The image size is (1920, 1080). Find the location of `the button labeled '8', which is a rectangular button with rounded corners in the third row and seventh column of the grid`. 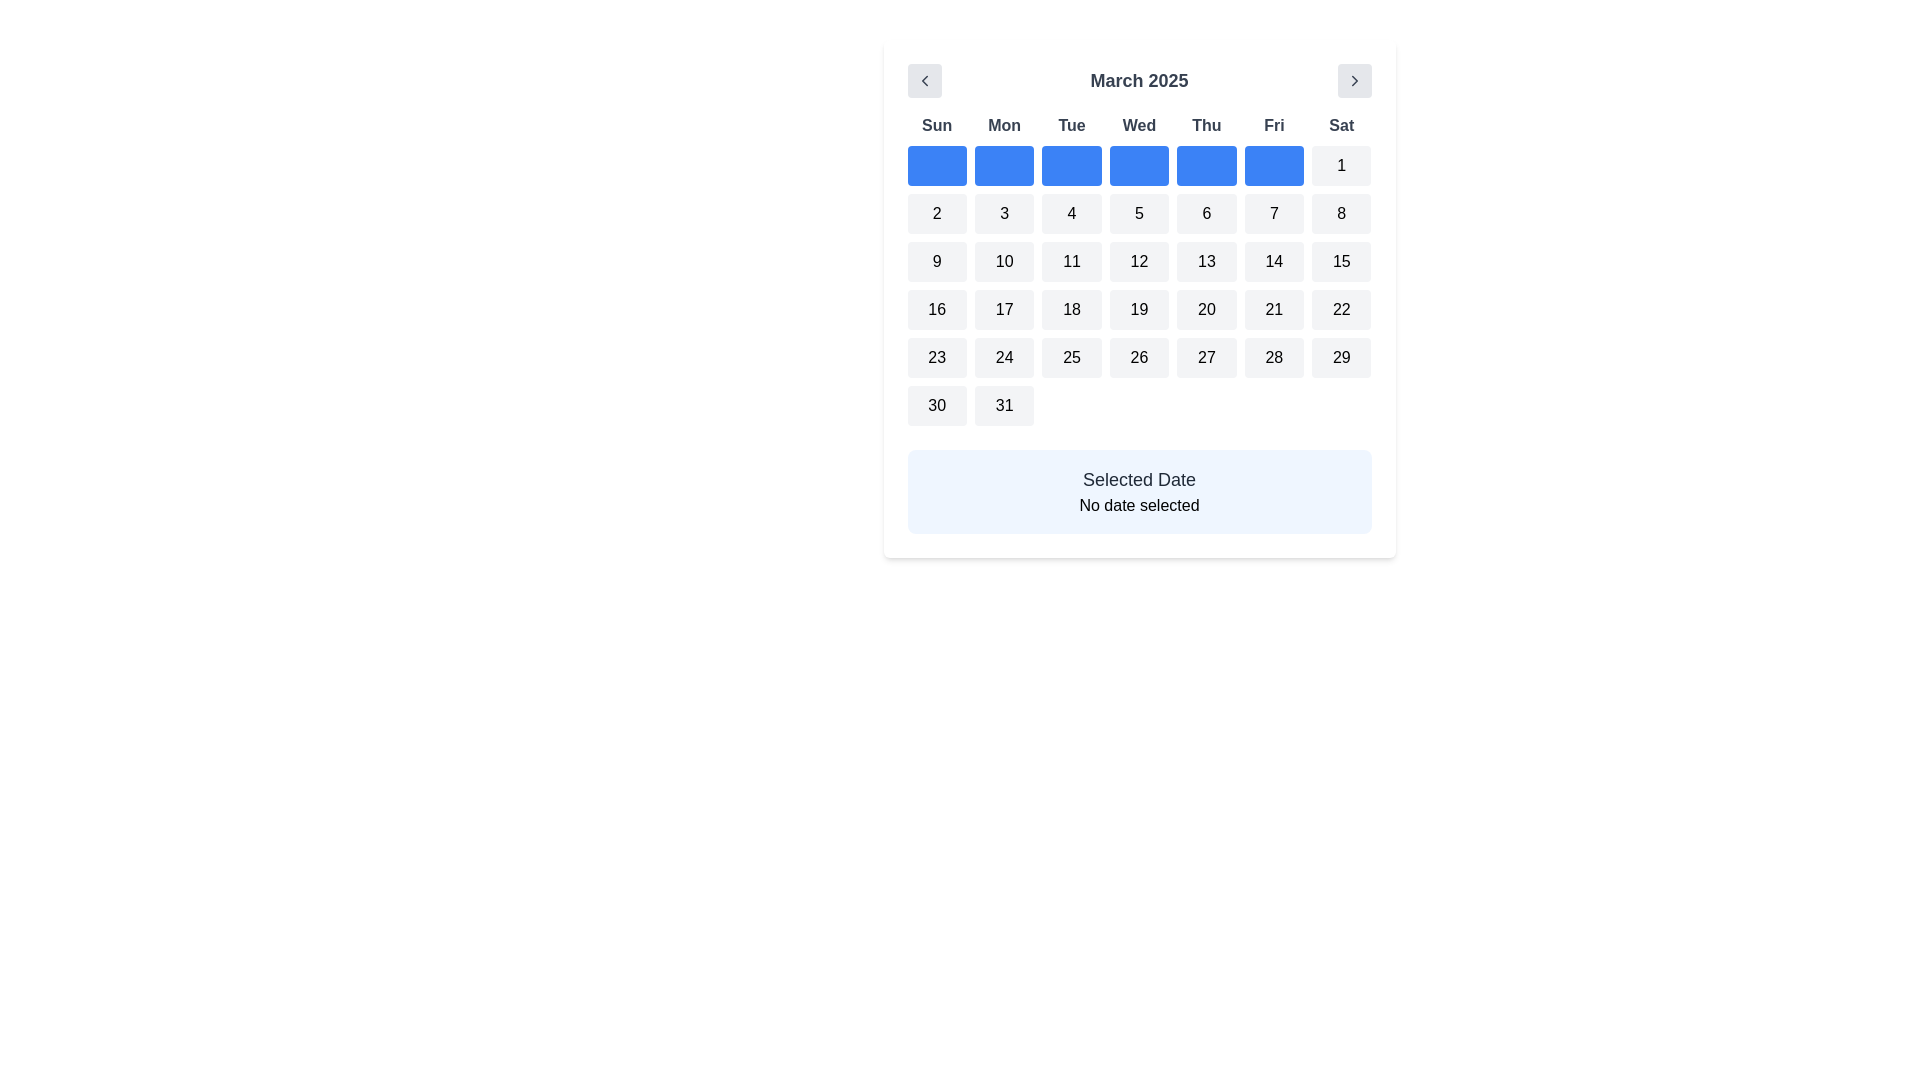

the button labeled '8', which is a rectangular button with rounded corners in the third row and seventh column of the grid is located at coordinates (1341, 213).